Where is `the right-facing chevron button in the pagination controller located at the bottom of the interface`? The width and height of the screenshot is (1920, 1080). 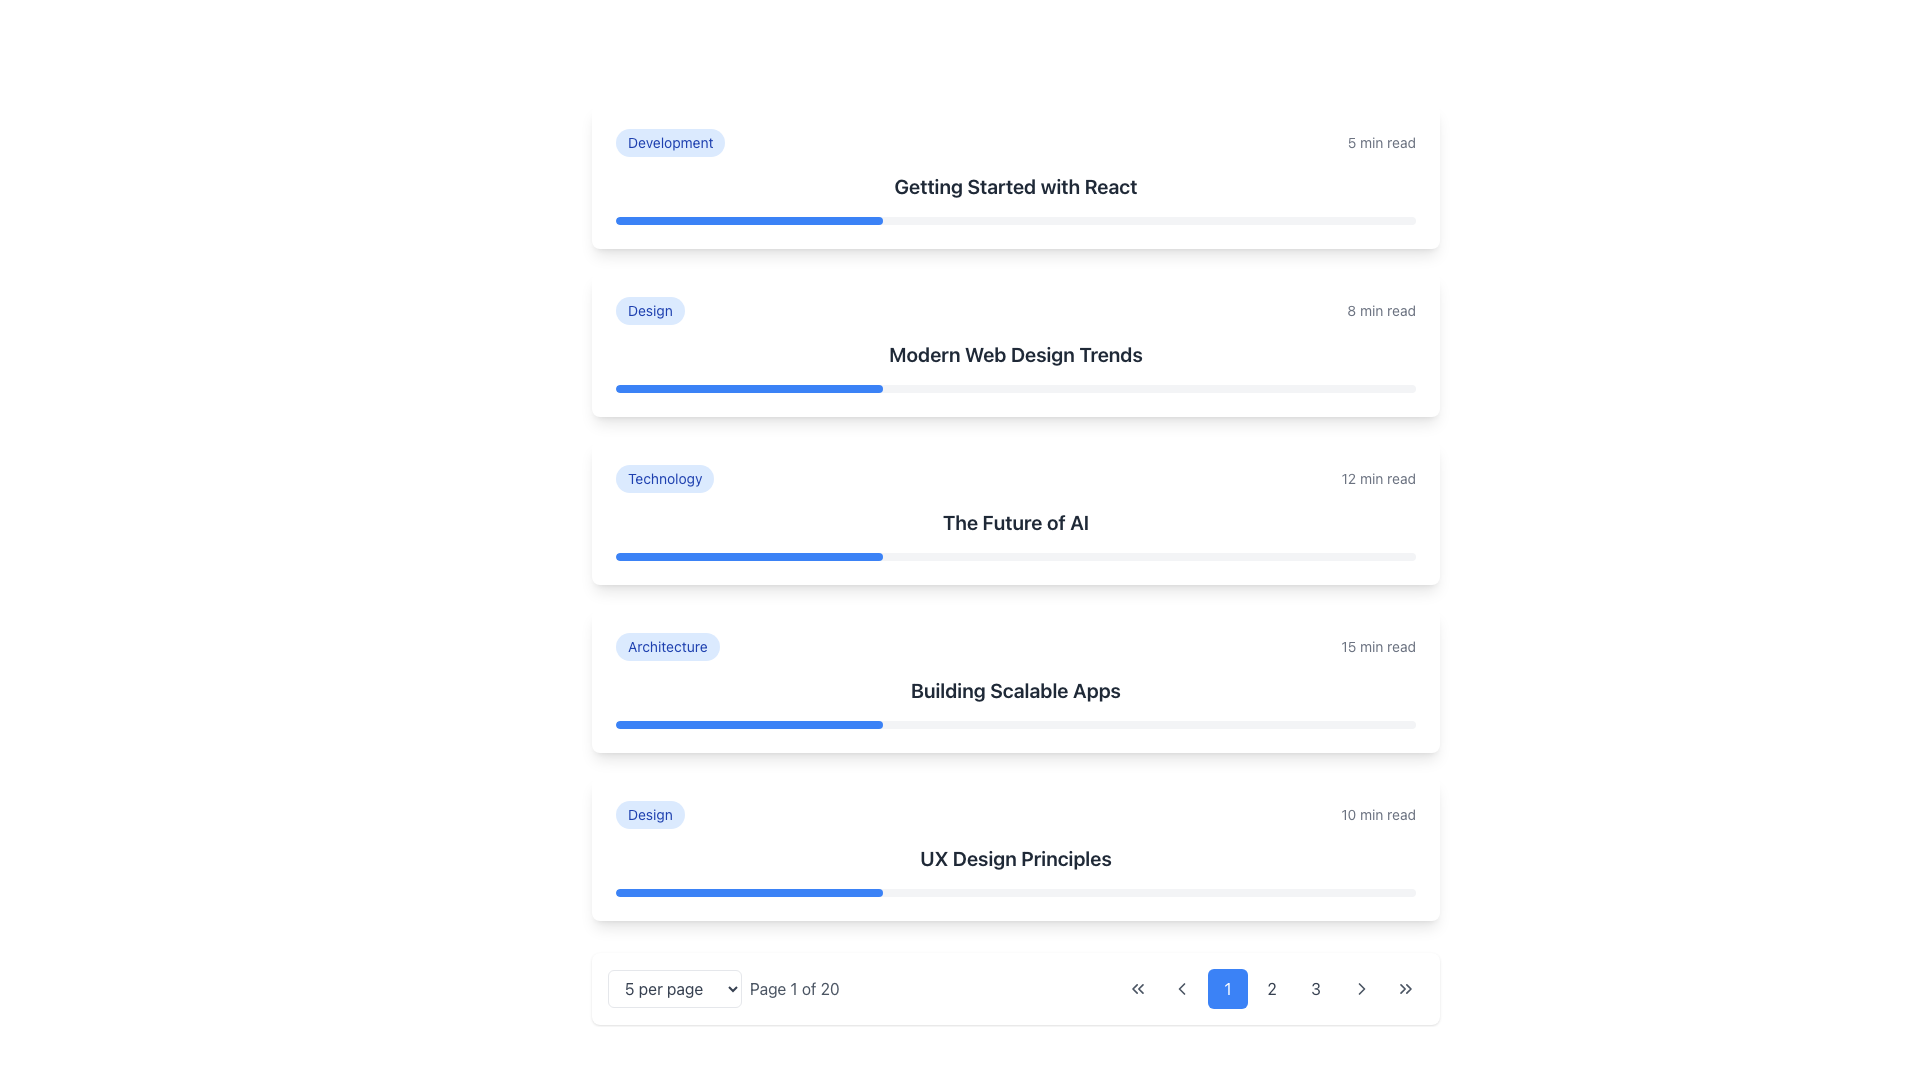 the right-facing chevron button in the pagination controller located at the bottom of the interface is located at coordinates (1361, 987).